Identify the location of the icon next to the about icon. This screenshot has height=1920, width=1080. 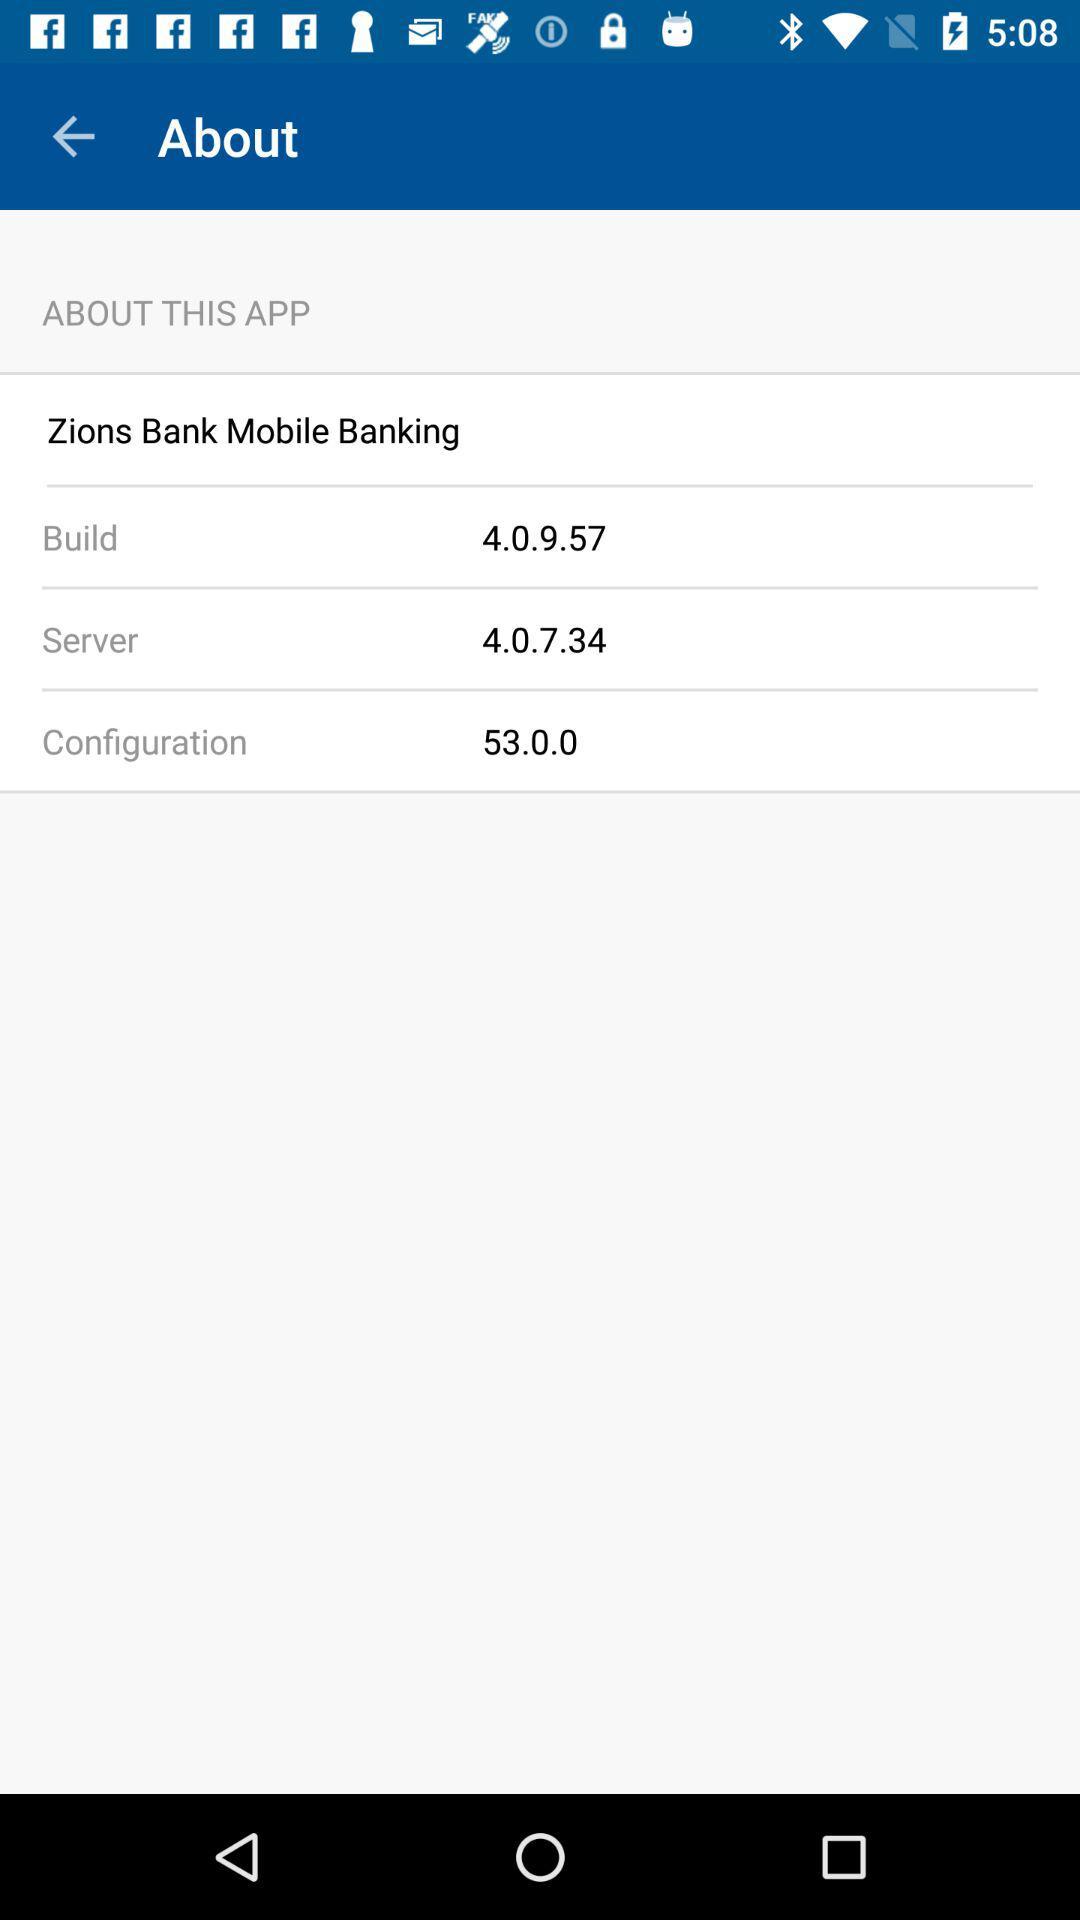
(72, 135).